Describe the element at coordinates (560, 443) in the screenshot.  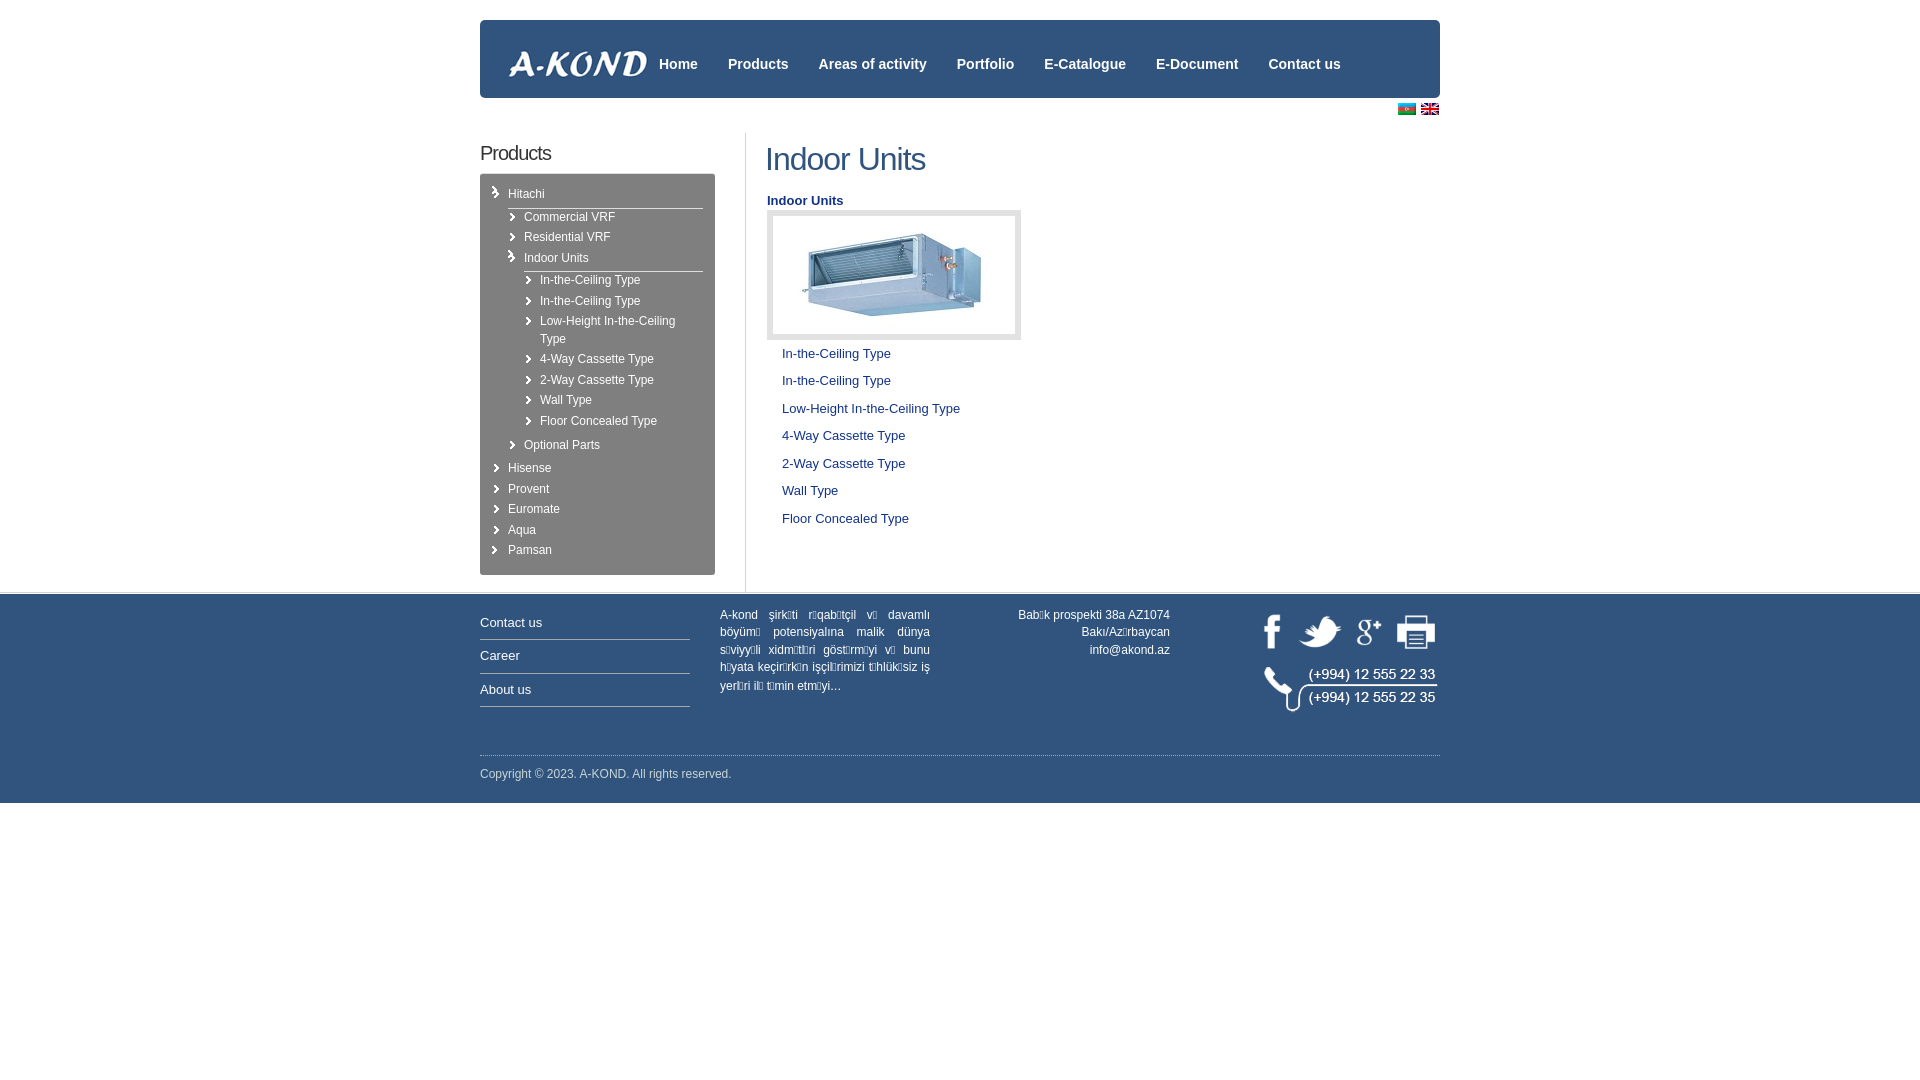
I see `'Optional Parts'` at that location.